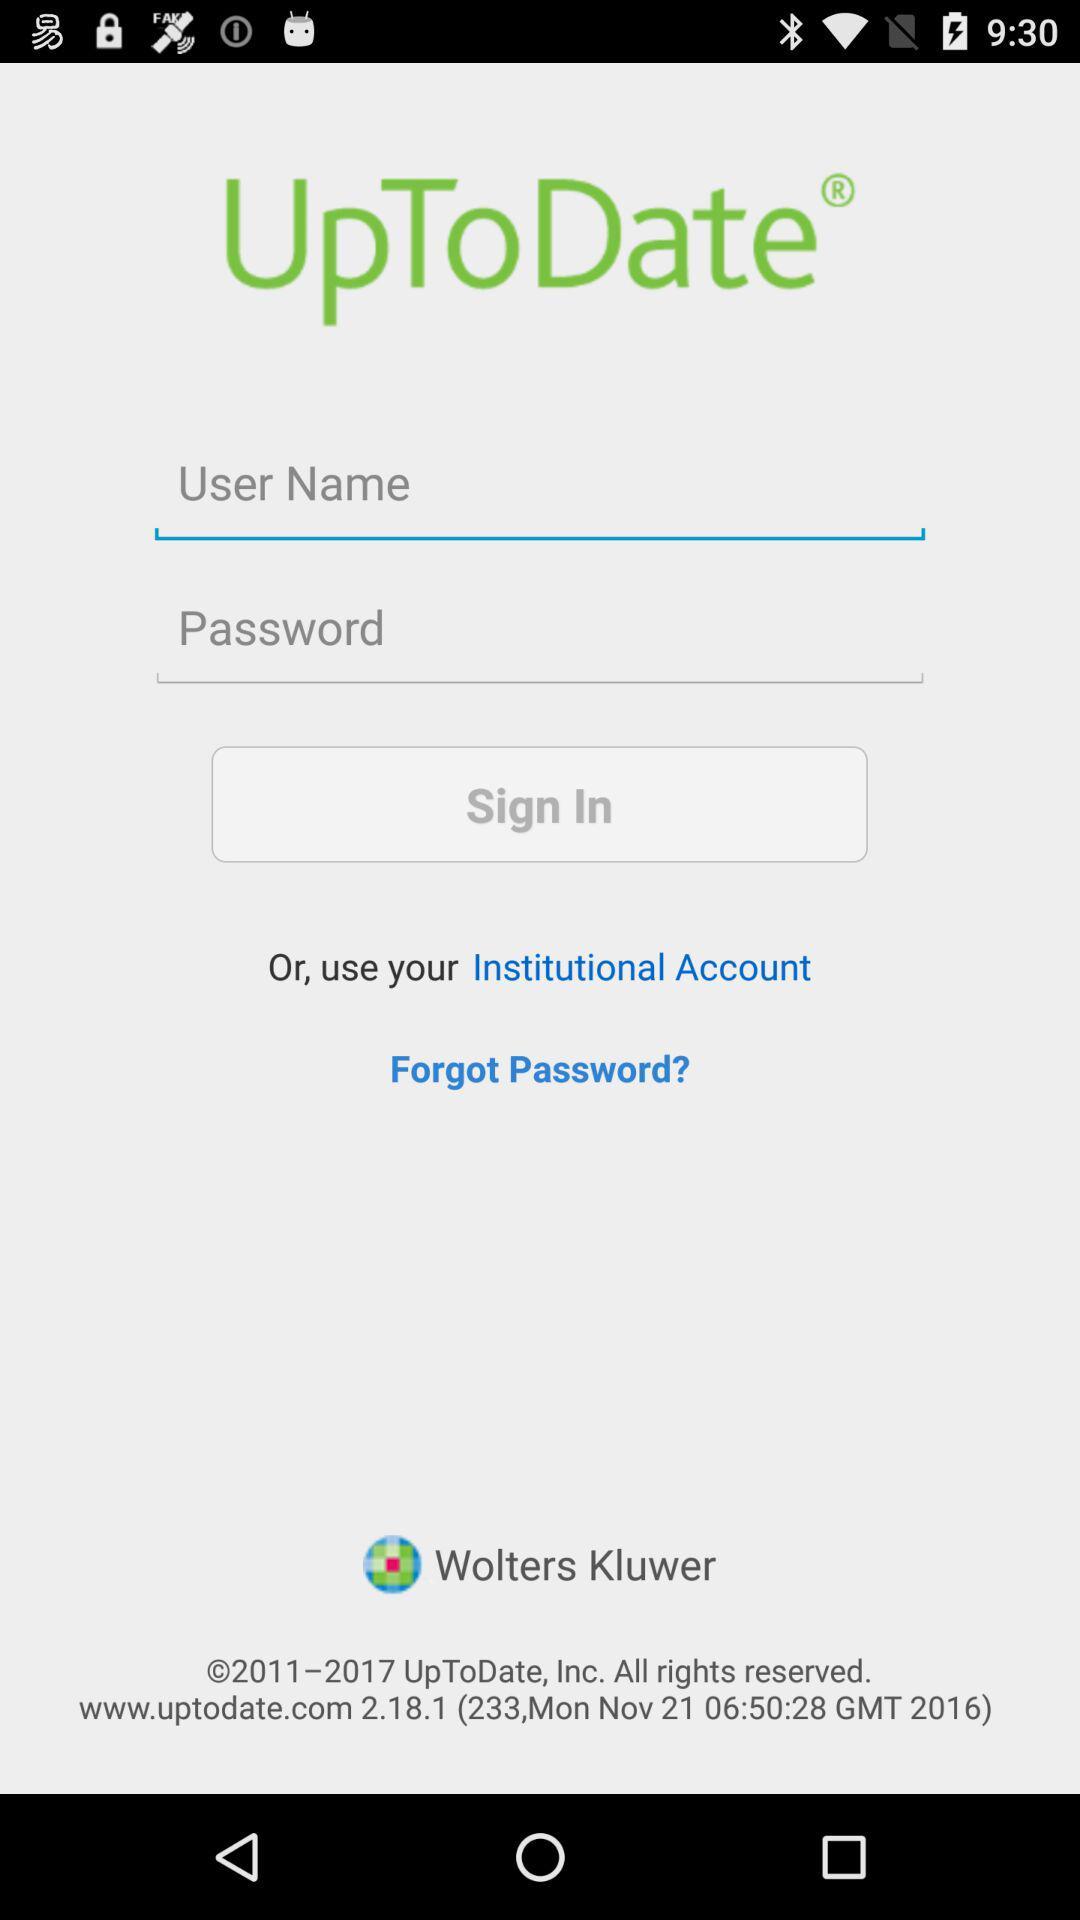 The width and height of the screenshot is (1080, 1920). Describe the element at coordinates (538, 1564) in the screenshot. I see `the icon below forgot password? icon` at that location.